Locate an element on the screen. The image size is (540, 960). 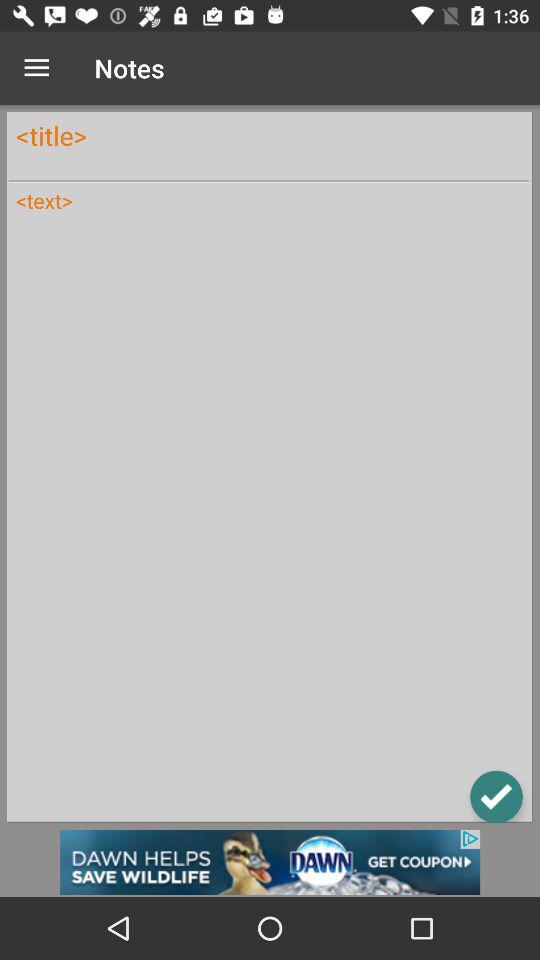
change title is located at coordinates (269, 134).